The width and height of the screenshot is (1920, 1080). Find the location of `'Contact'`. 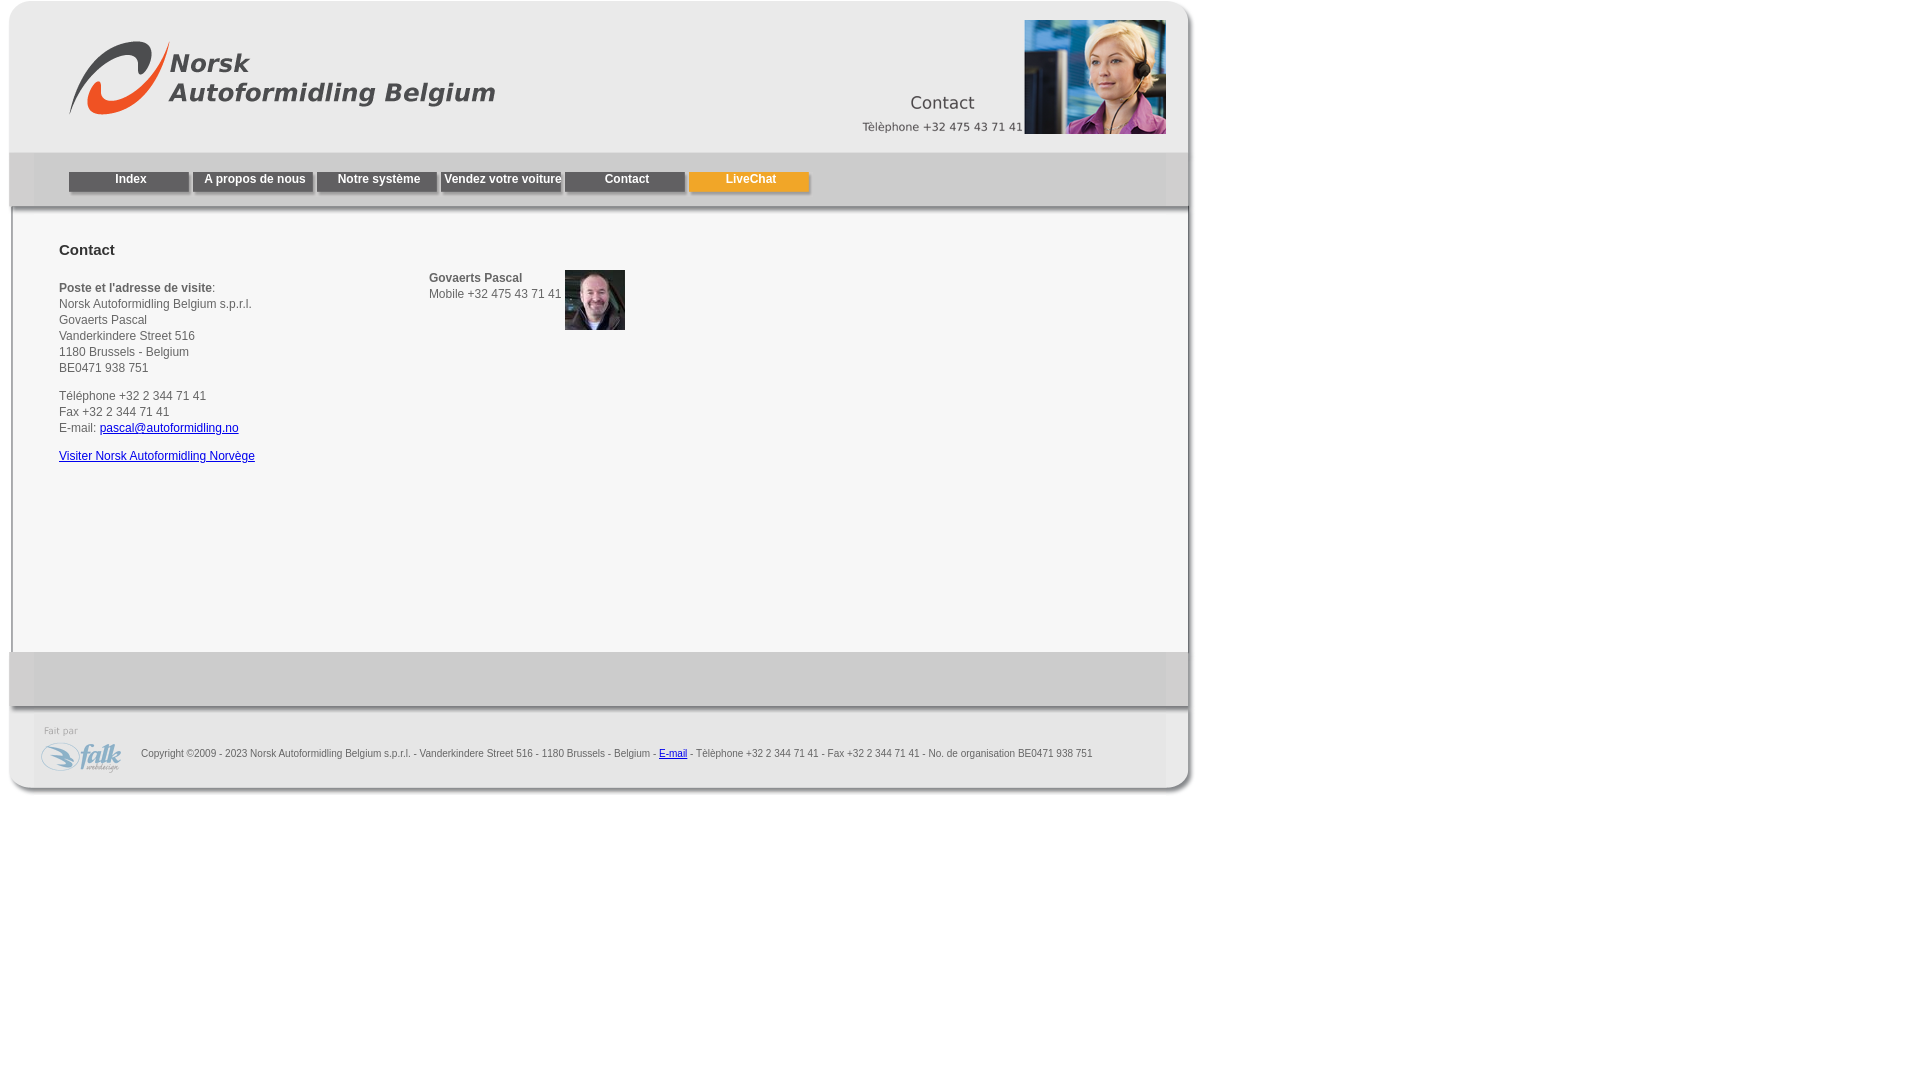

'Contact' is located at coordinates (626, 184).